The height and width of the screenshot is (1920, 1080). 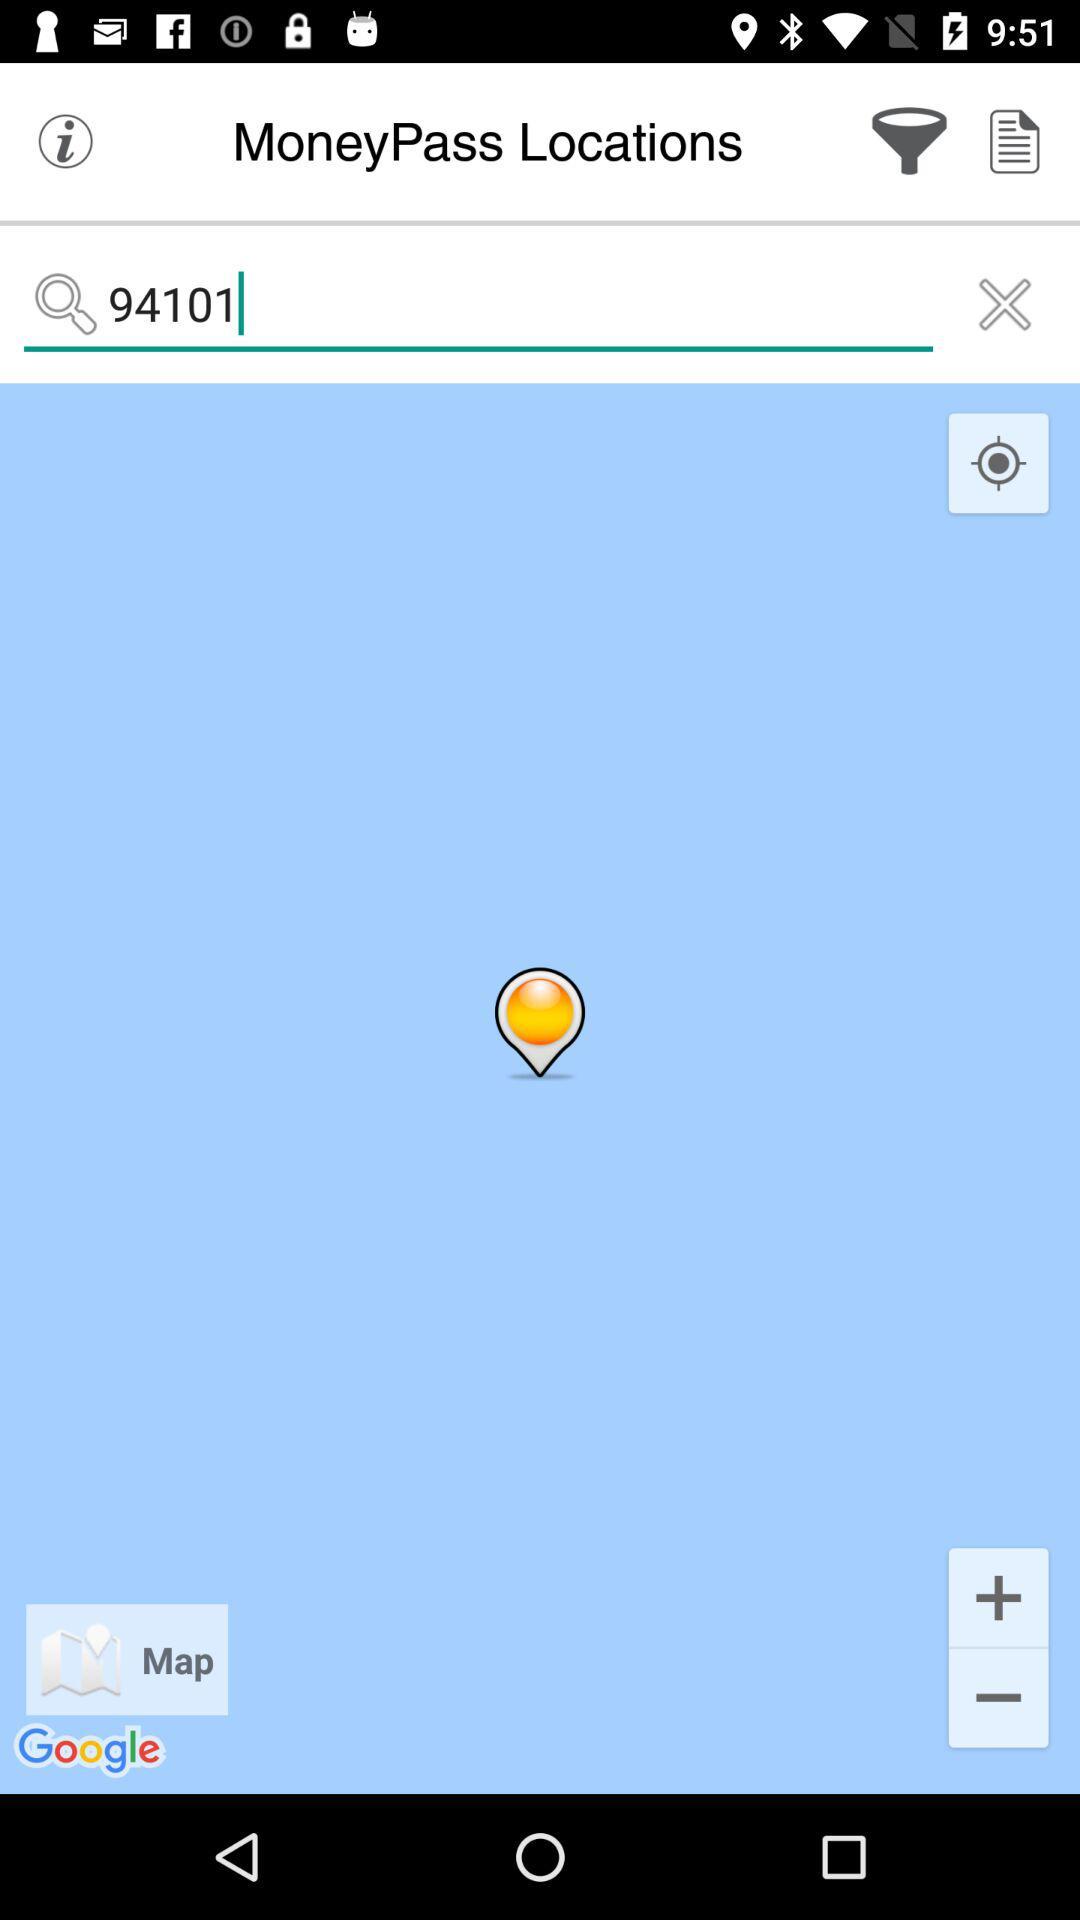 What do you see at coordinates (909, 140) in the screenshot?
I see `the filter icon` at bounding box center [909, 140].